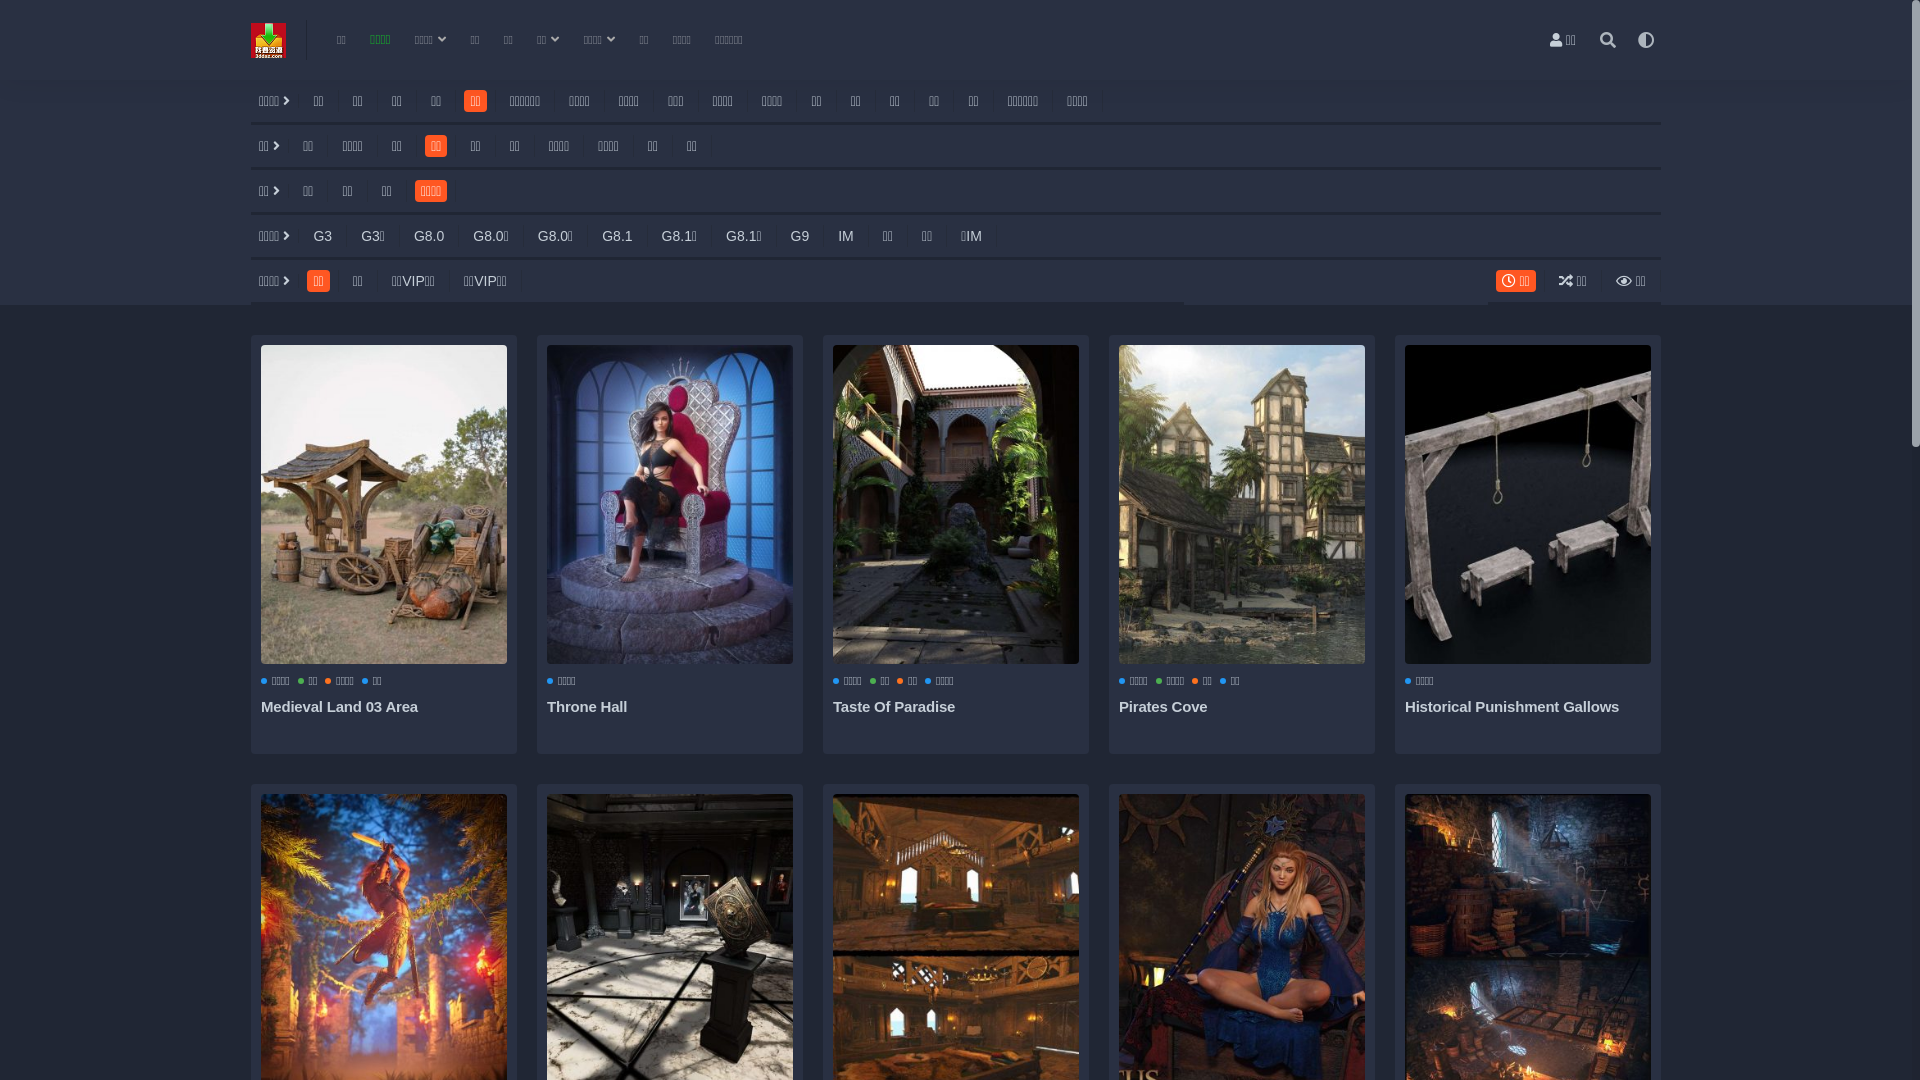 Image resolution: width=1920 pixels, height=1080 pixels. Describe the element at coordinates (1117, 503) in the screenshot. I see `'Pirates Cove'` at that location.